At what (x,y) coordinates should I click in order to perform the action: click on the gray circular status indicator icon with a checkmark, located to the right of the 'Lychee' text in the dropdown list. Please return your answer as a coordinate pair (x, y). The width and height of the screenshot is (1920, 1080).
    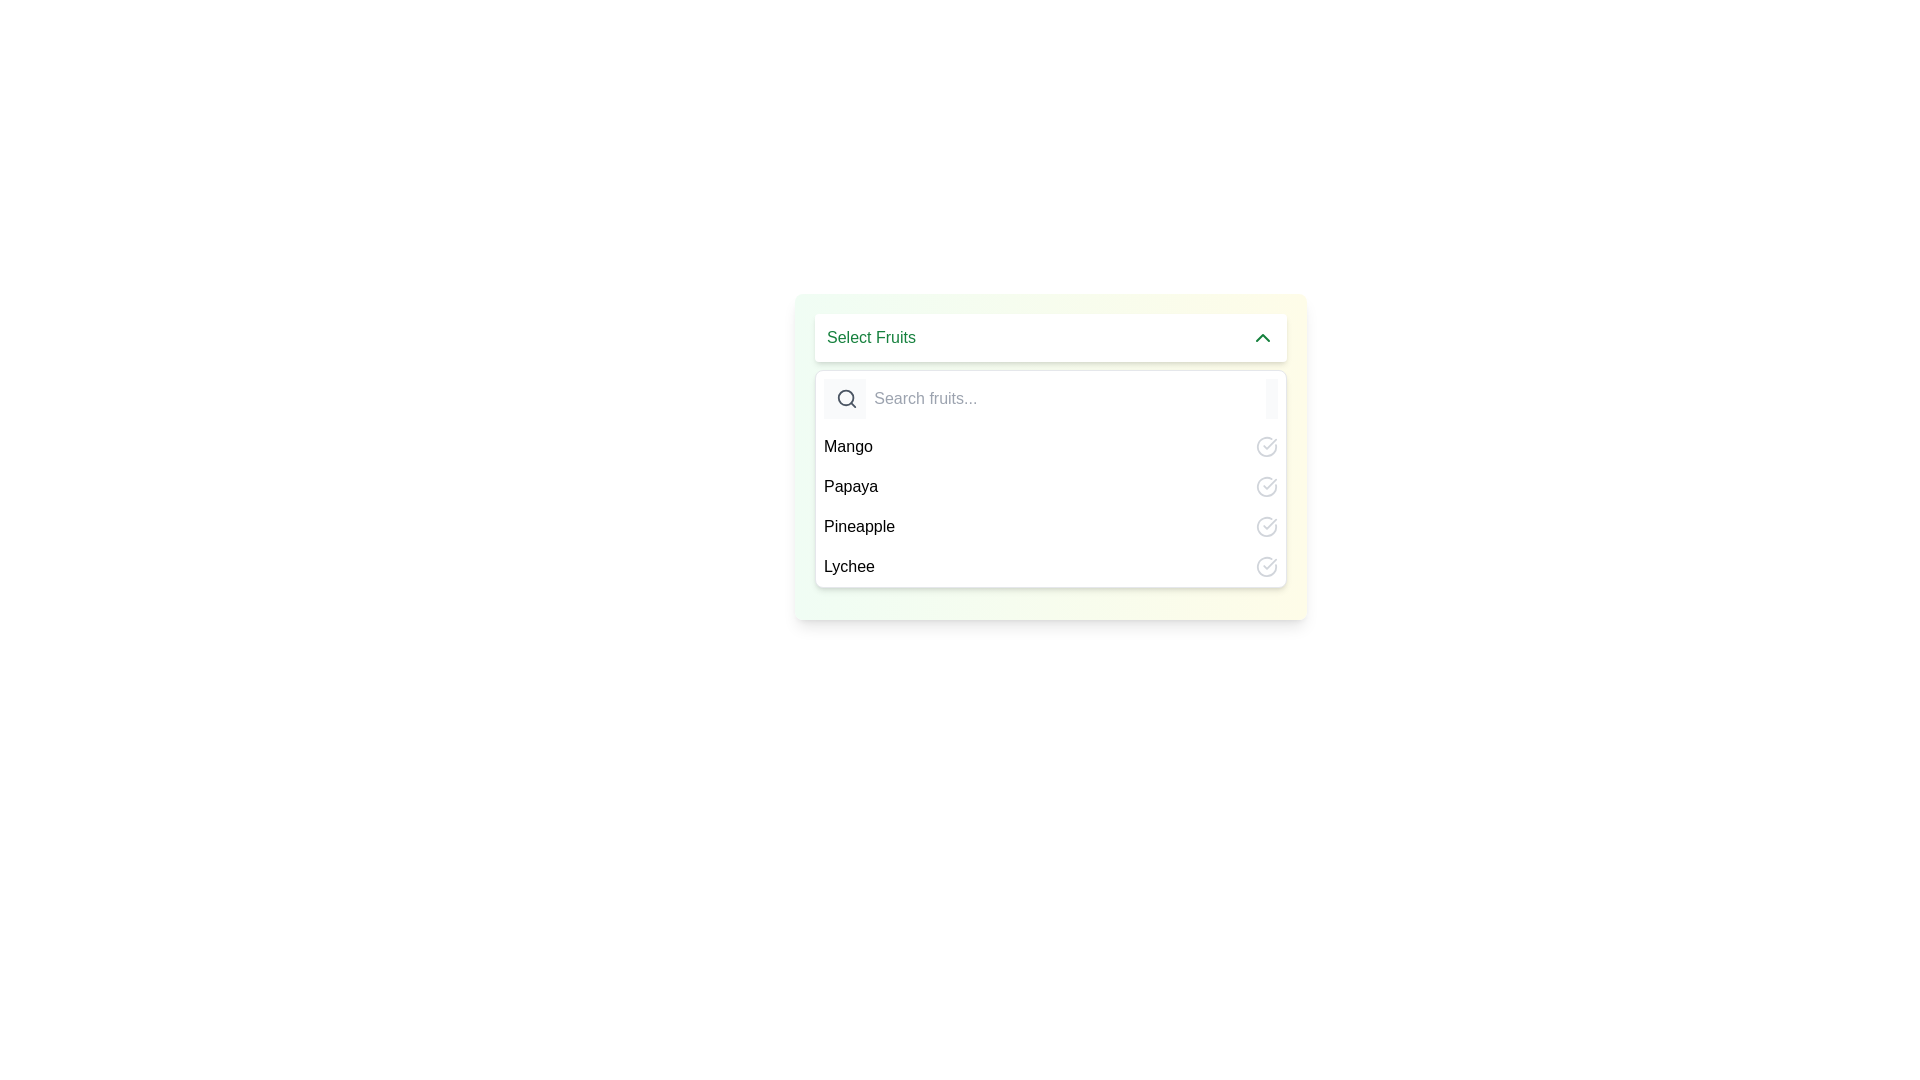
    Looking at the image, I should click on (1266, 567).